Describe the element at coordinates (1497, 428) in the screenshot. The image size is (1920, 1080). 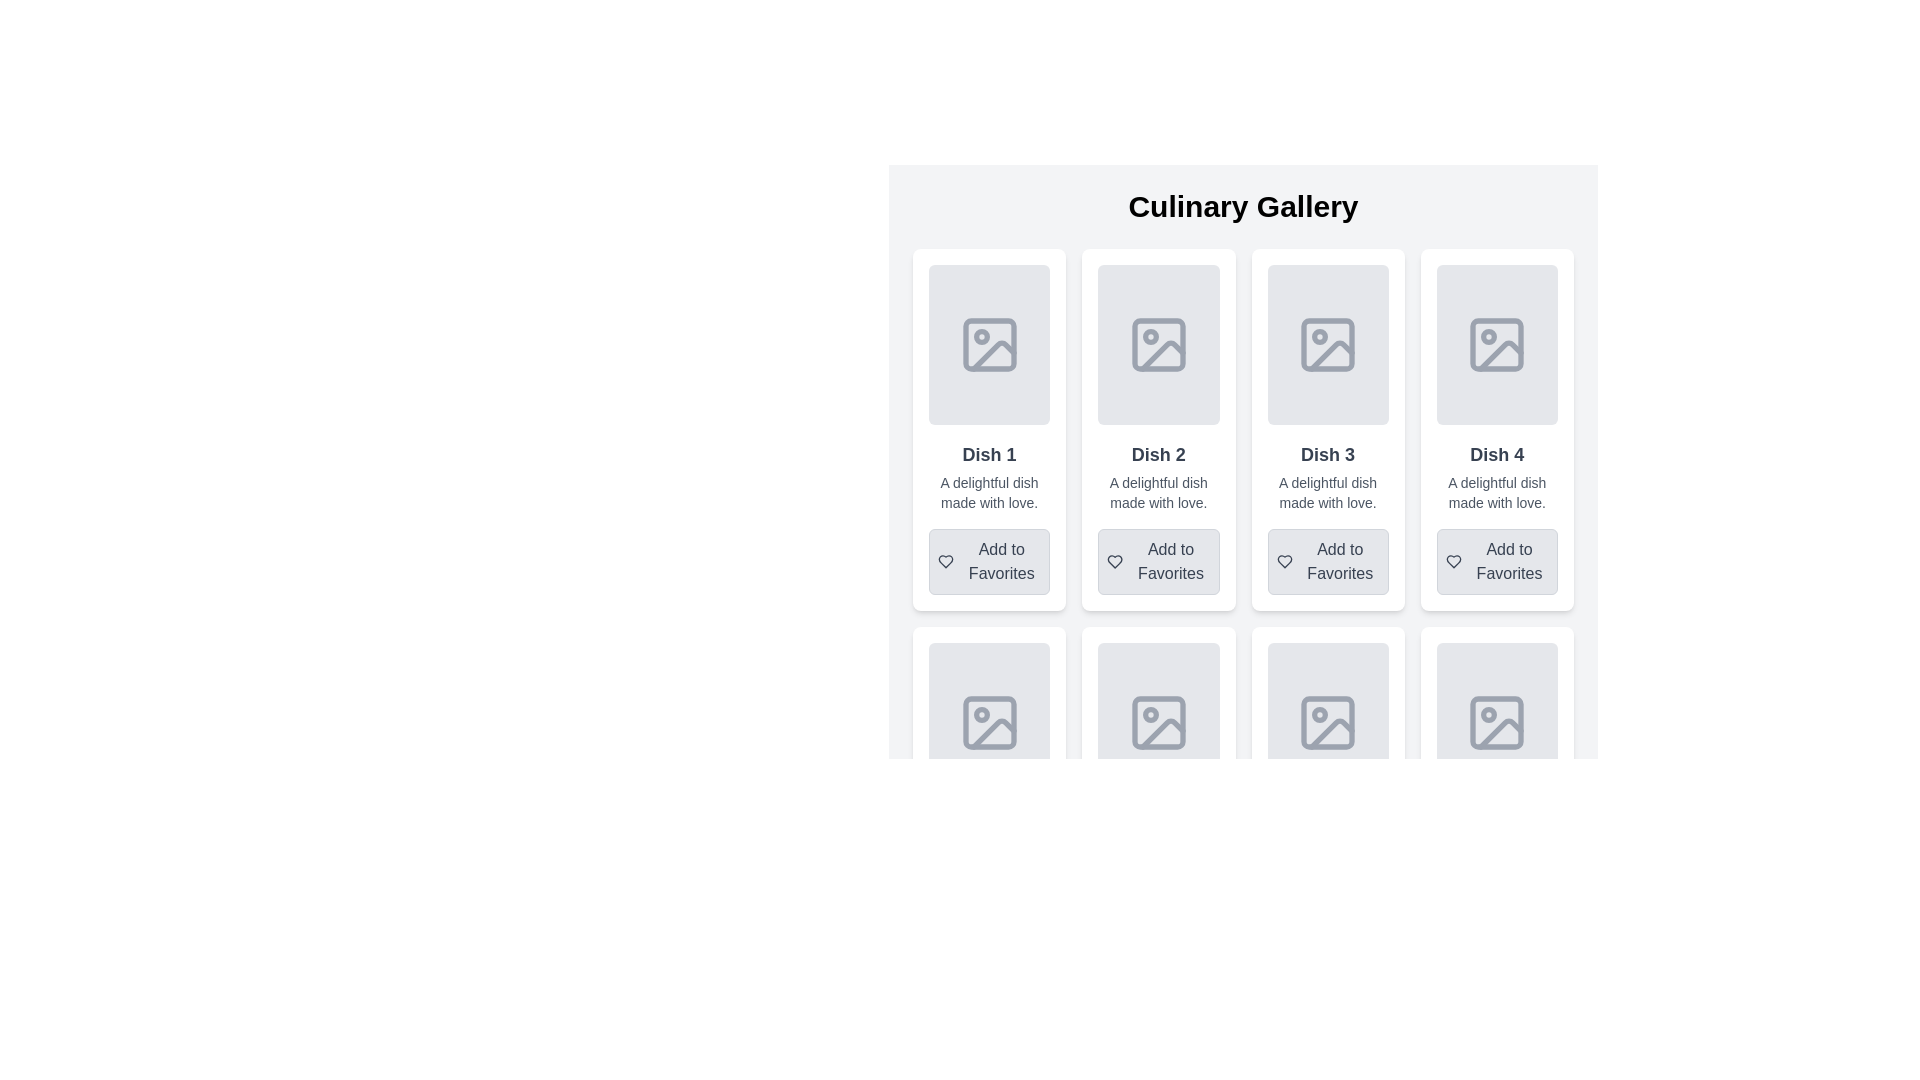
I see `the fourth card in the grid layout, which has a white background and contains the title 'Dish 4'` at that location.